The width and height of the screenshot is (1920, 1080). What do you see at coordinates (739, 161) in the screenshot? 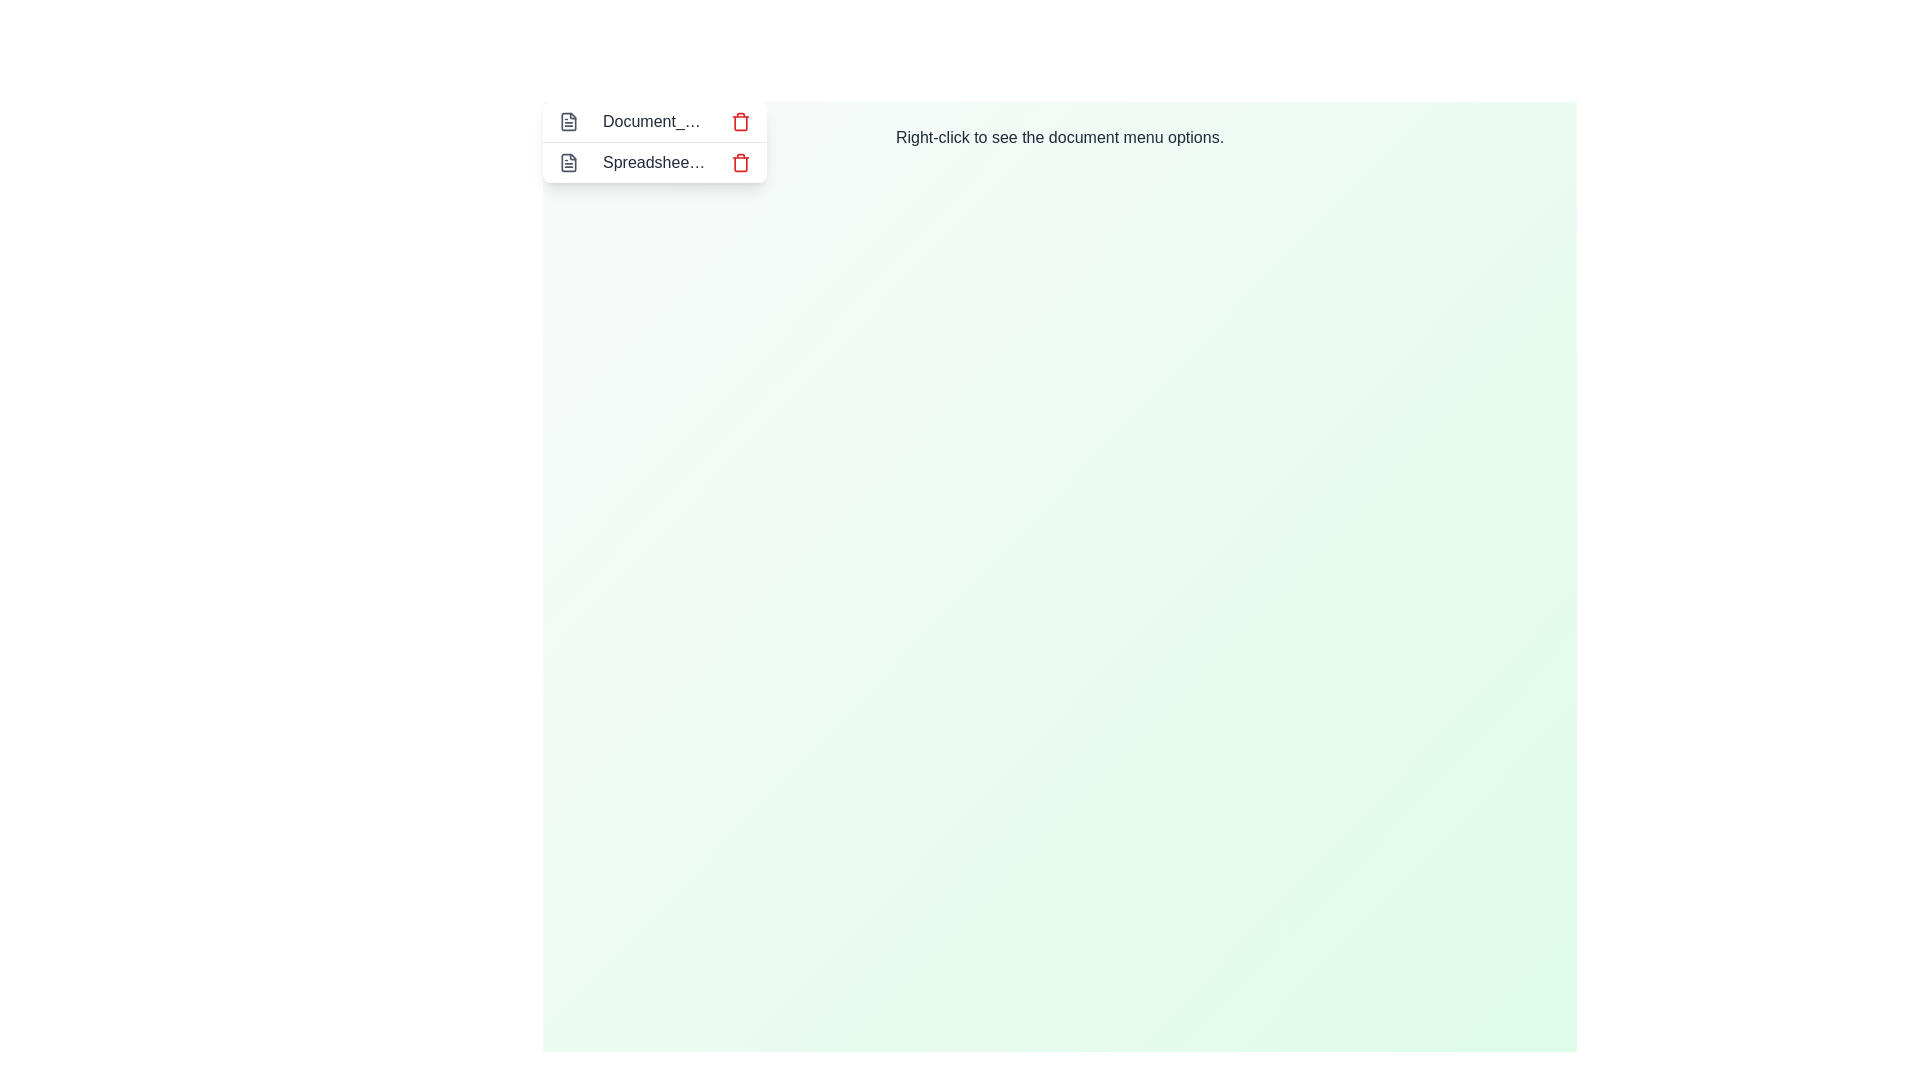
I see `the trash icon next to the document named Spreadsheet_B.xlsx to remove it from the list` at bounding box center [739, 161].